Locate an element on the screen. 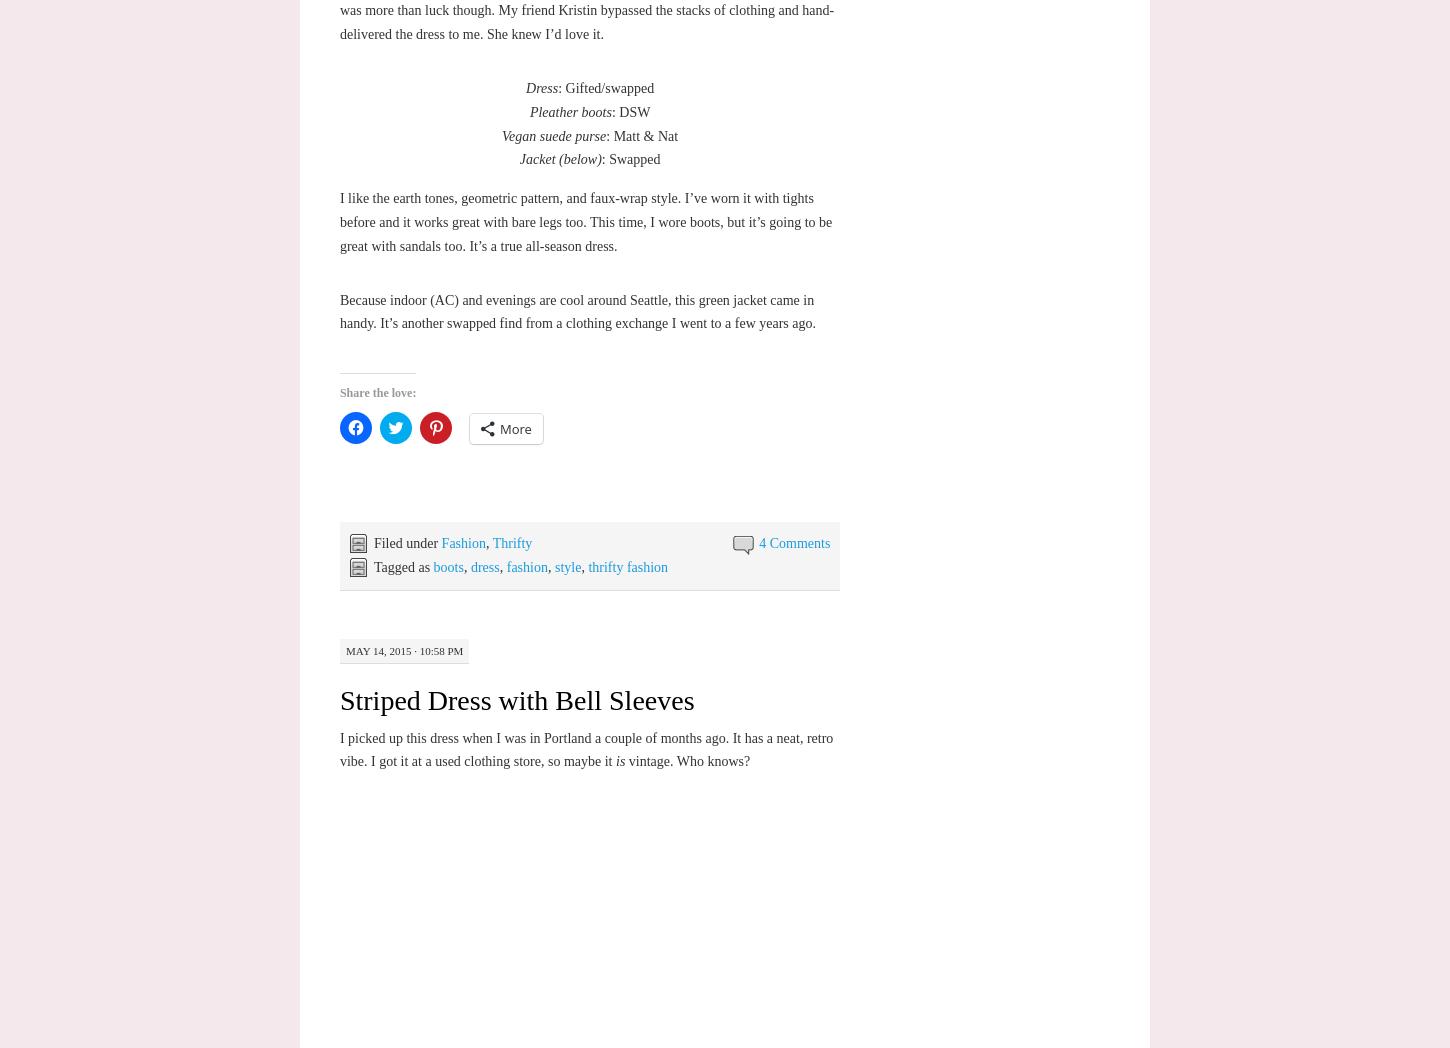 This screenshot has width=1450, height=1048. 'fashion' is located at coordinates (526, 566).